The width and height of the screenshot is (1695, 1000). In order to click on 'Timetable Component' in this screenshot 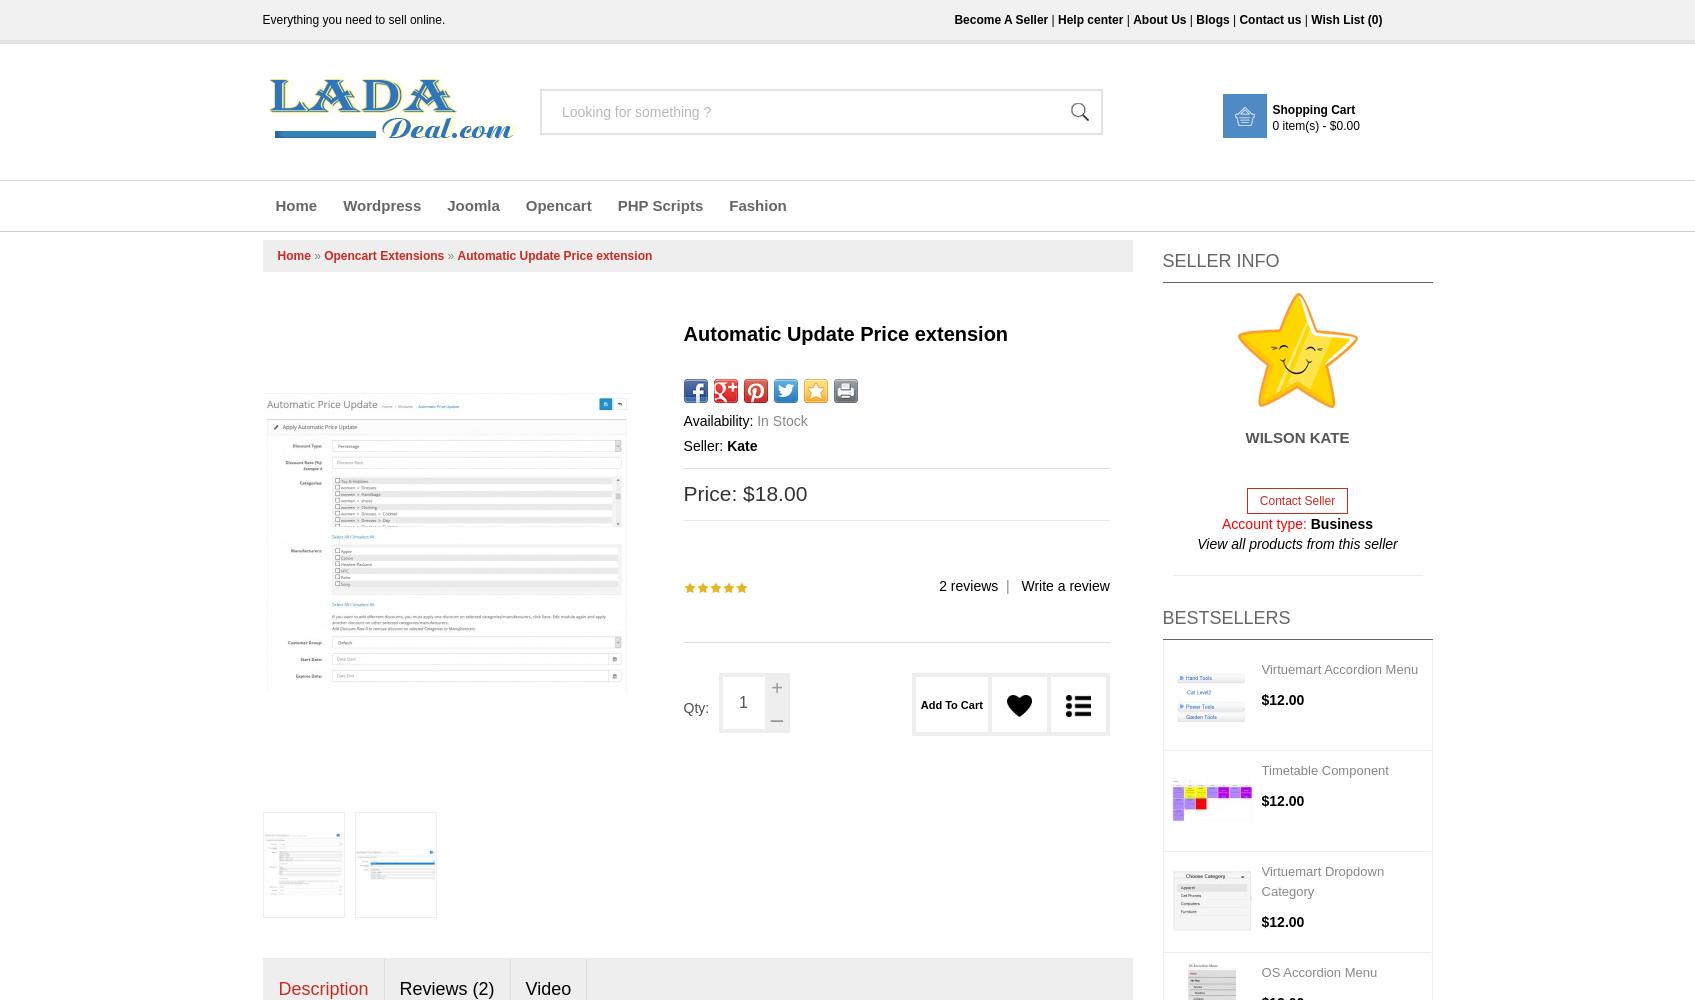, I will do `click(1324, 770)`.